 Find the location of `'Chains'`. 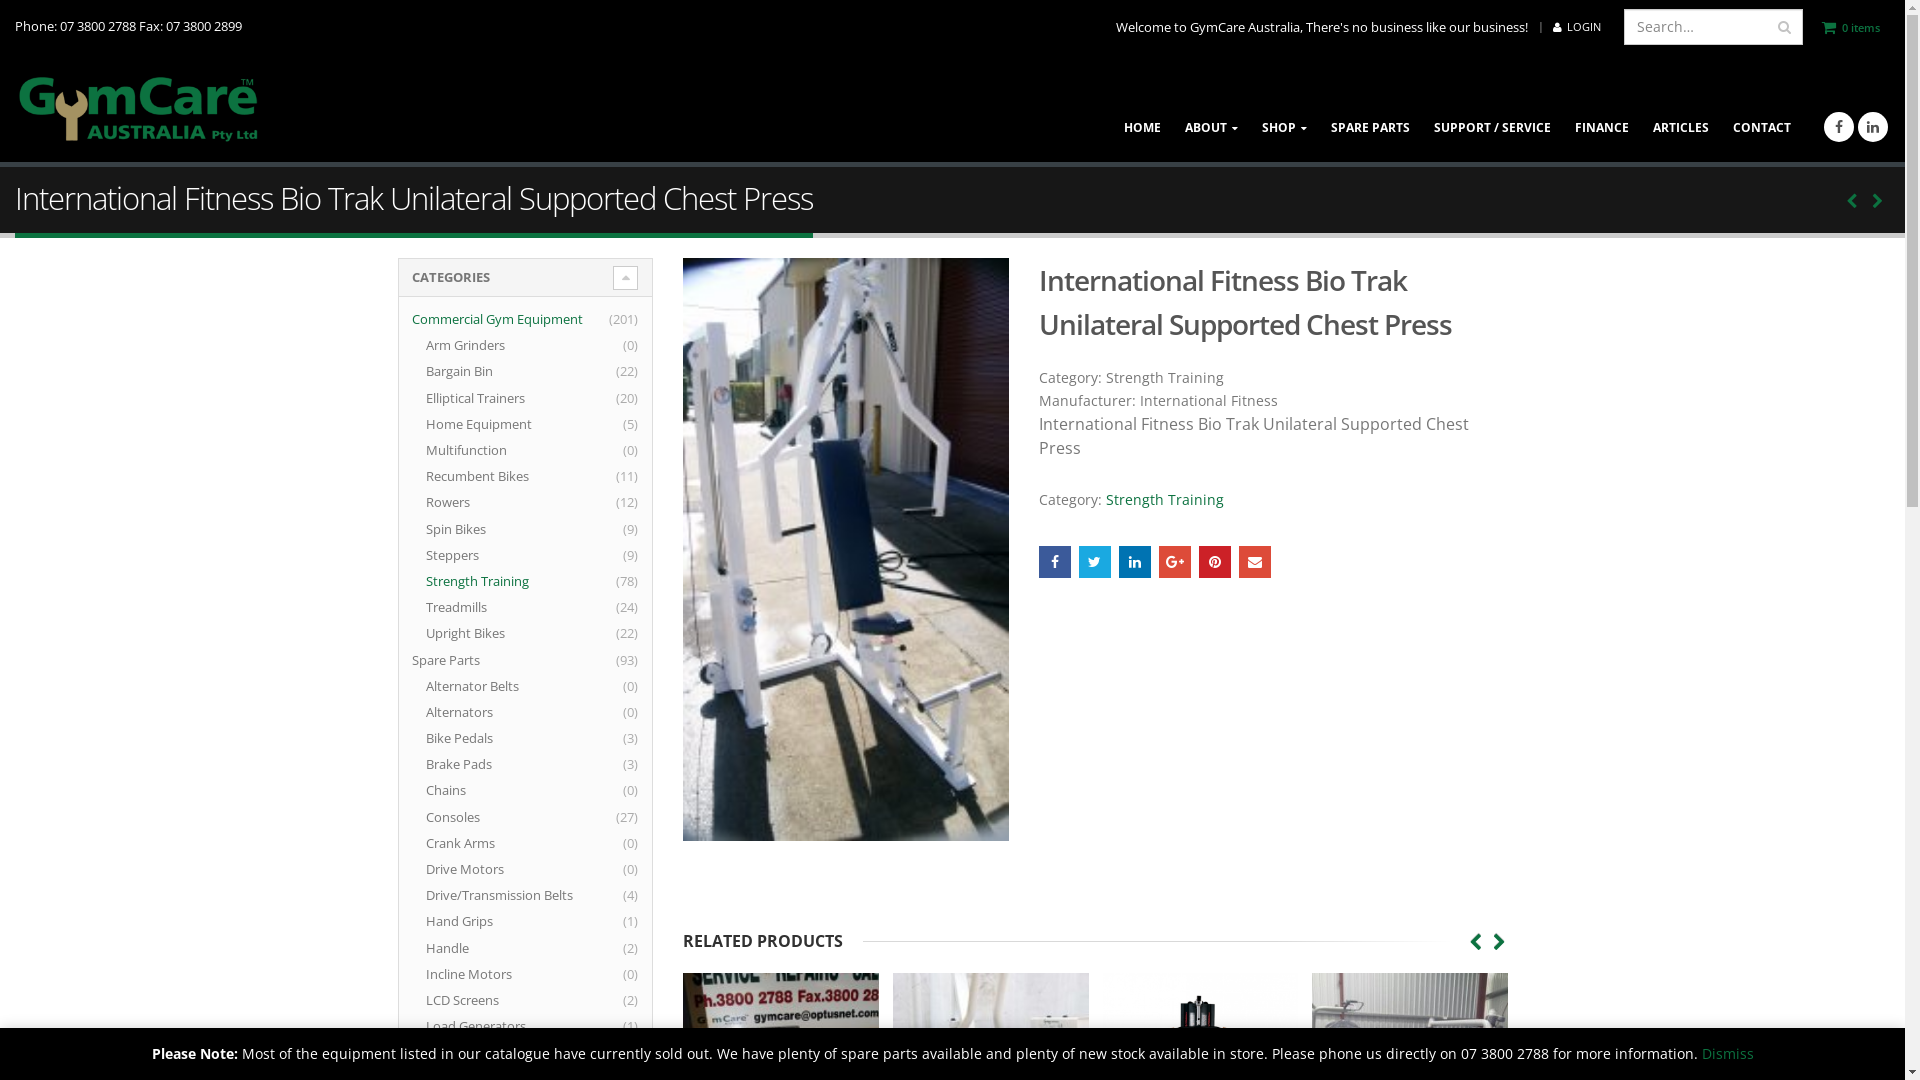

'Chains' is located at coordinates (457, 789).